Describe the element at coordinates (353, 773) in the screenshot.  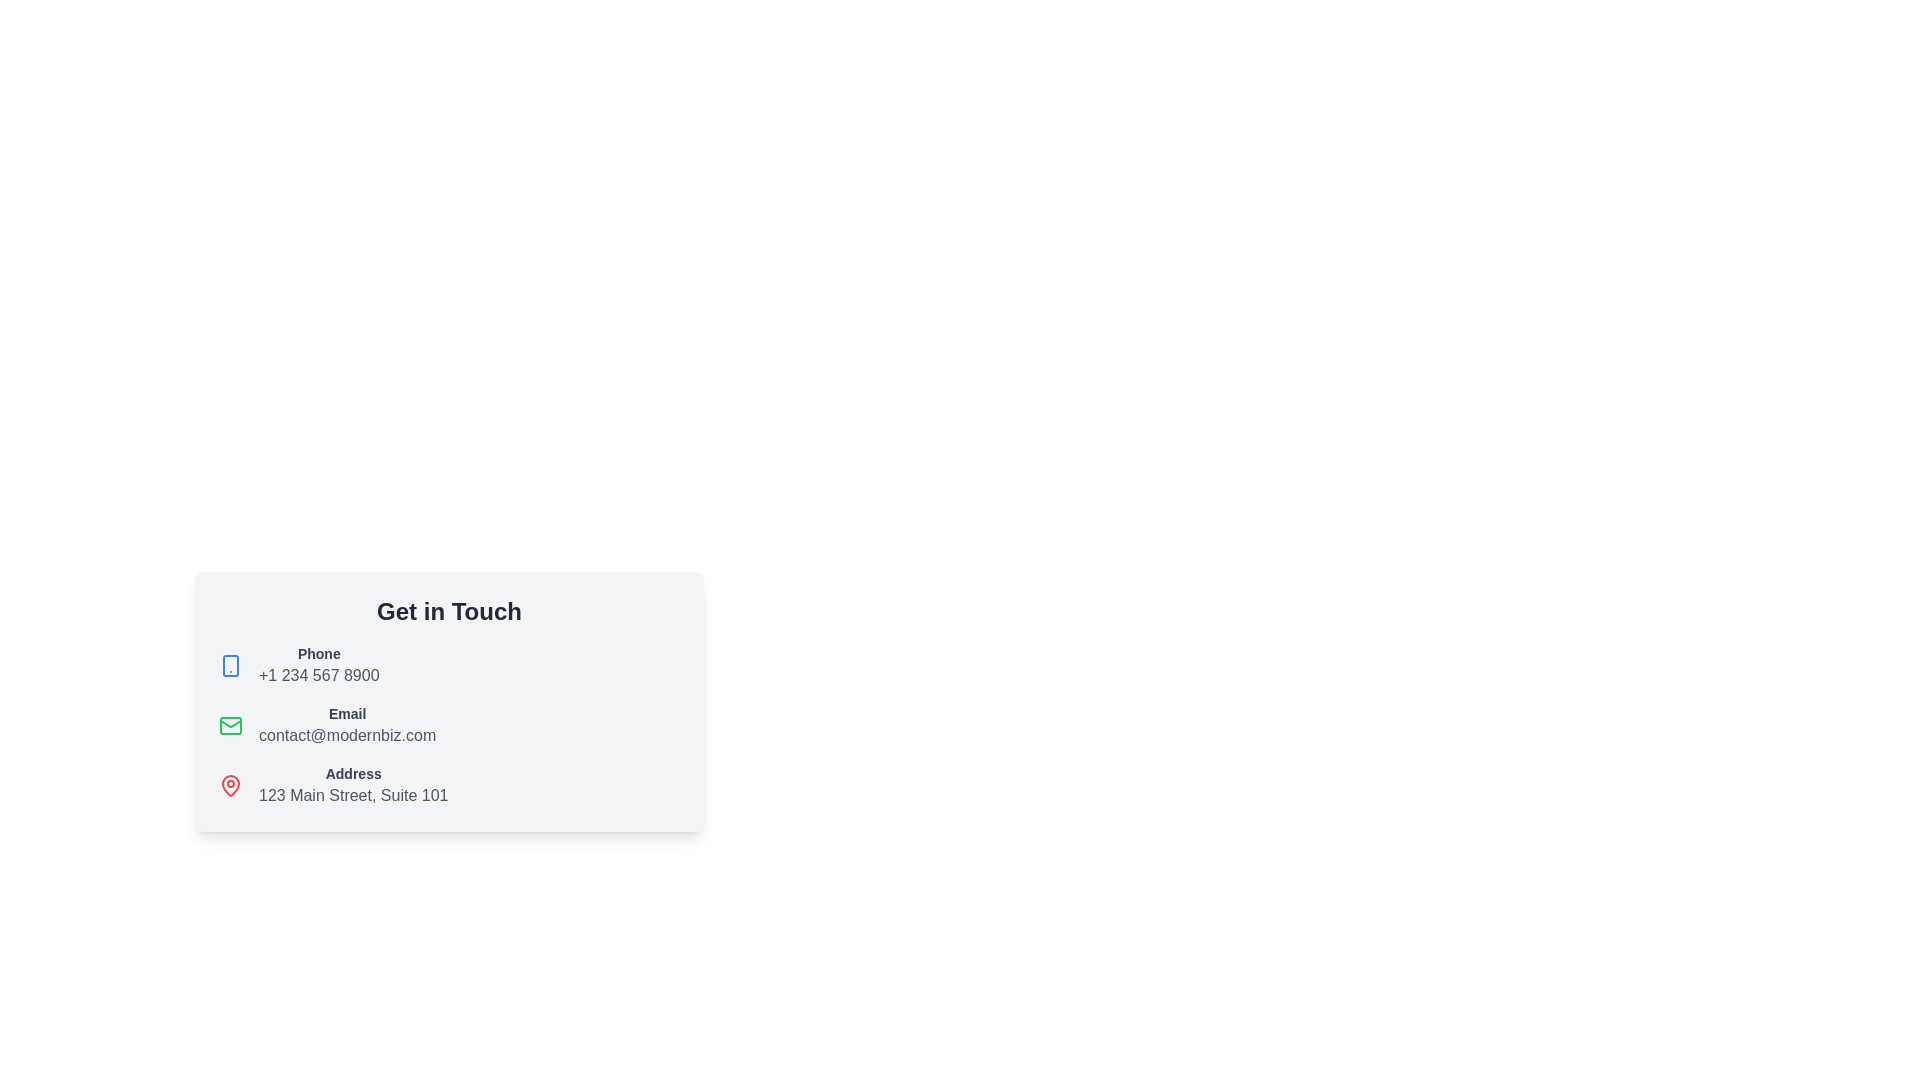
I see `the Text Label that identifies the address information below the 'Email' section in the contact card` at that location.